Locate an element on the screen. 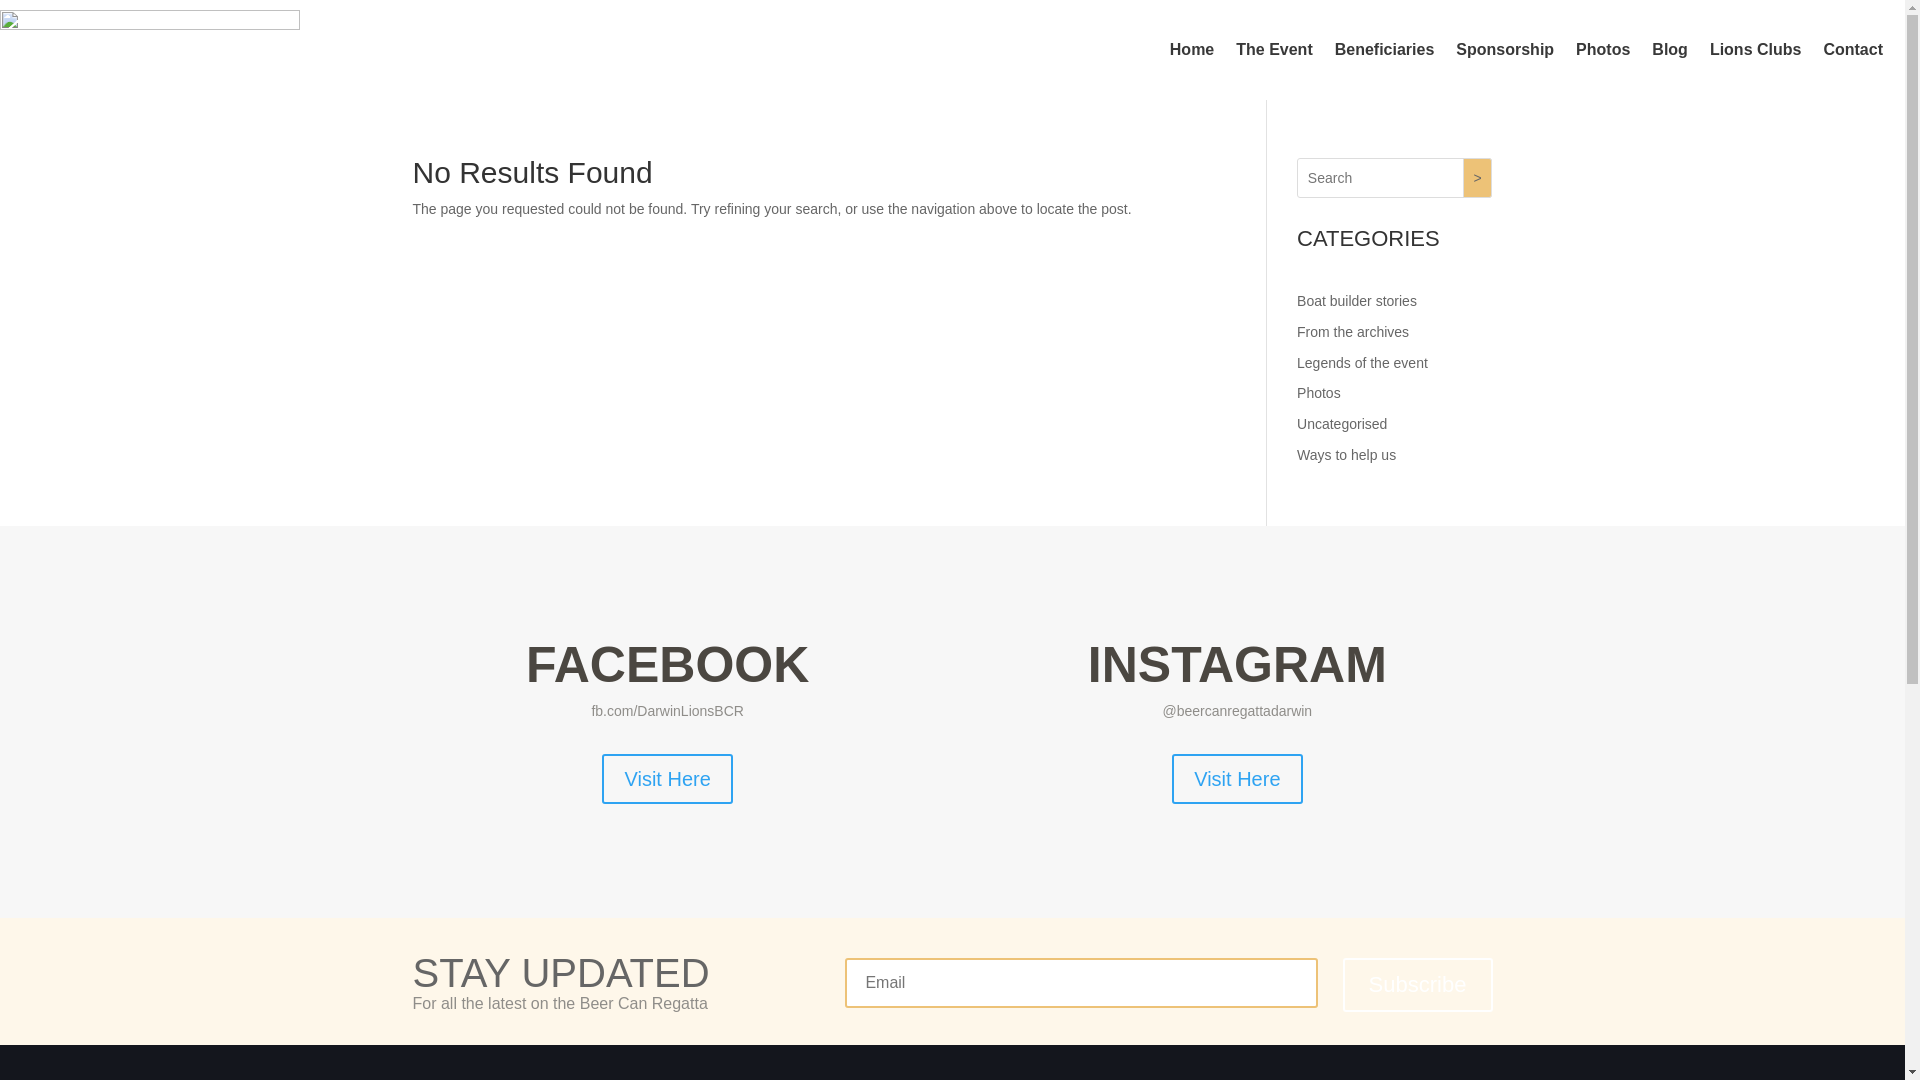 The height and width of the screenshot is (1080, 1920). 'Legends of the event' is located at coordinates (1361, 362).